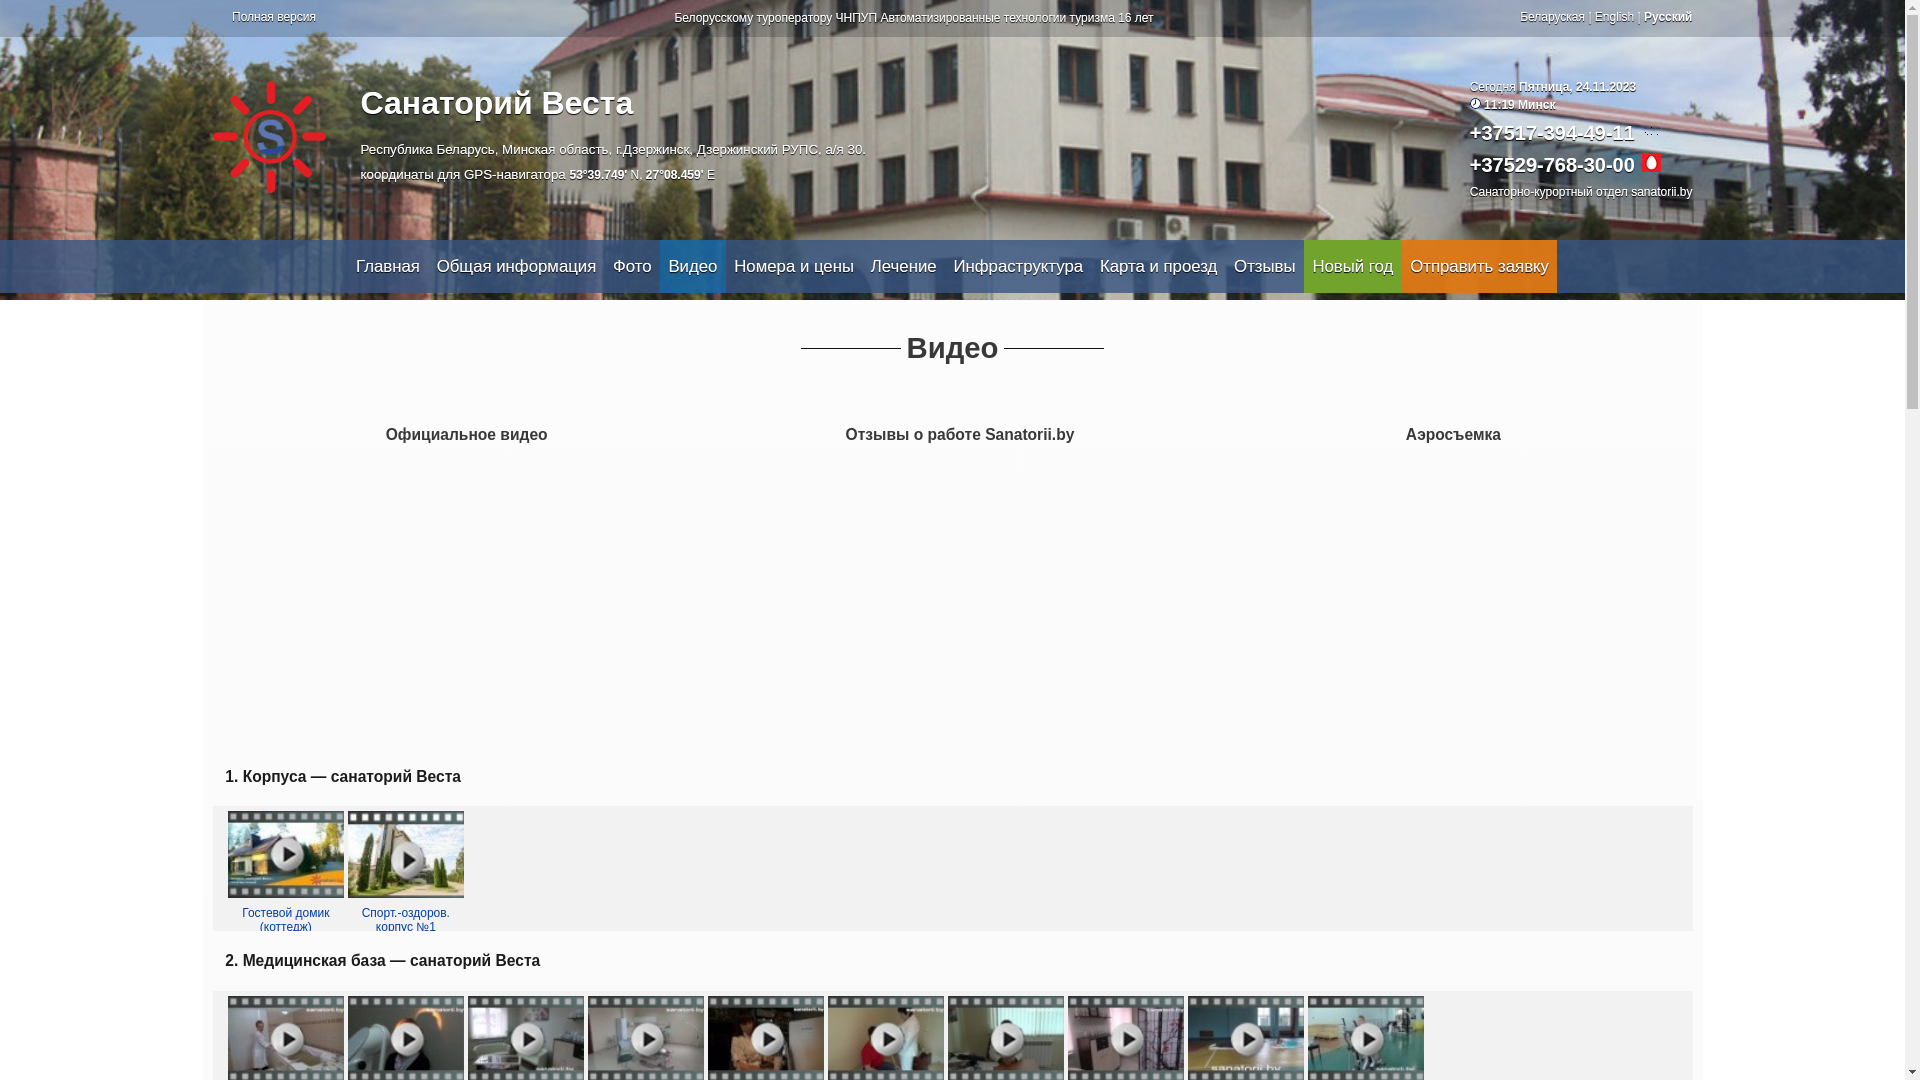  Describe the element at coordinates (1551, 164) in the screenshot. I see `'+37529-768-30-00'` at that location.